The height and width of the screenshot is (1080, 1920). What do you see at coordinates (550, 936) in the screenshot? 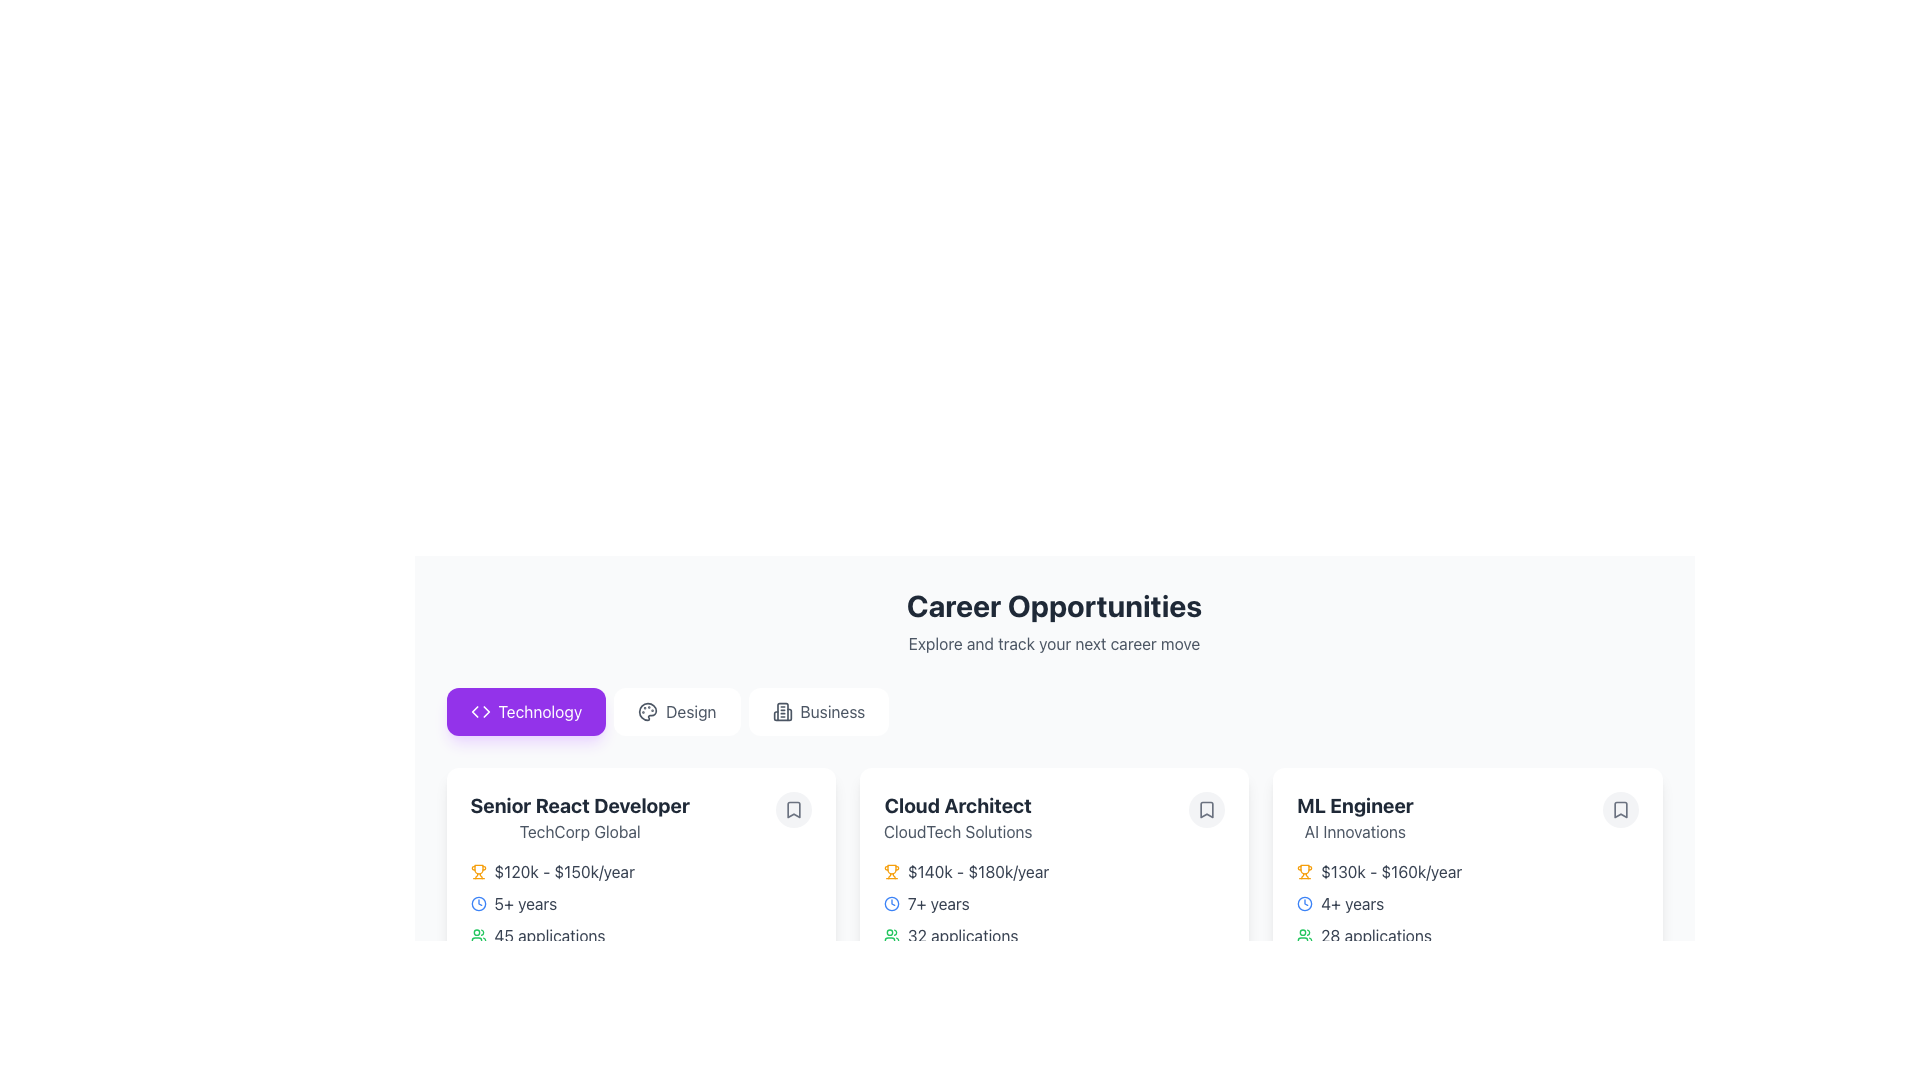
I see `displayed text from the text label that indicates the number of applications submitted for the job 'Senior React Developer', which is centrally positioned under the '5+ years' line` at bounding box center [550, 936].